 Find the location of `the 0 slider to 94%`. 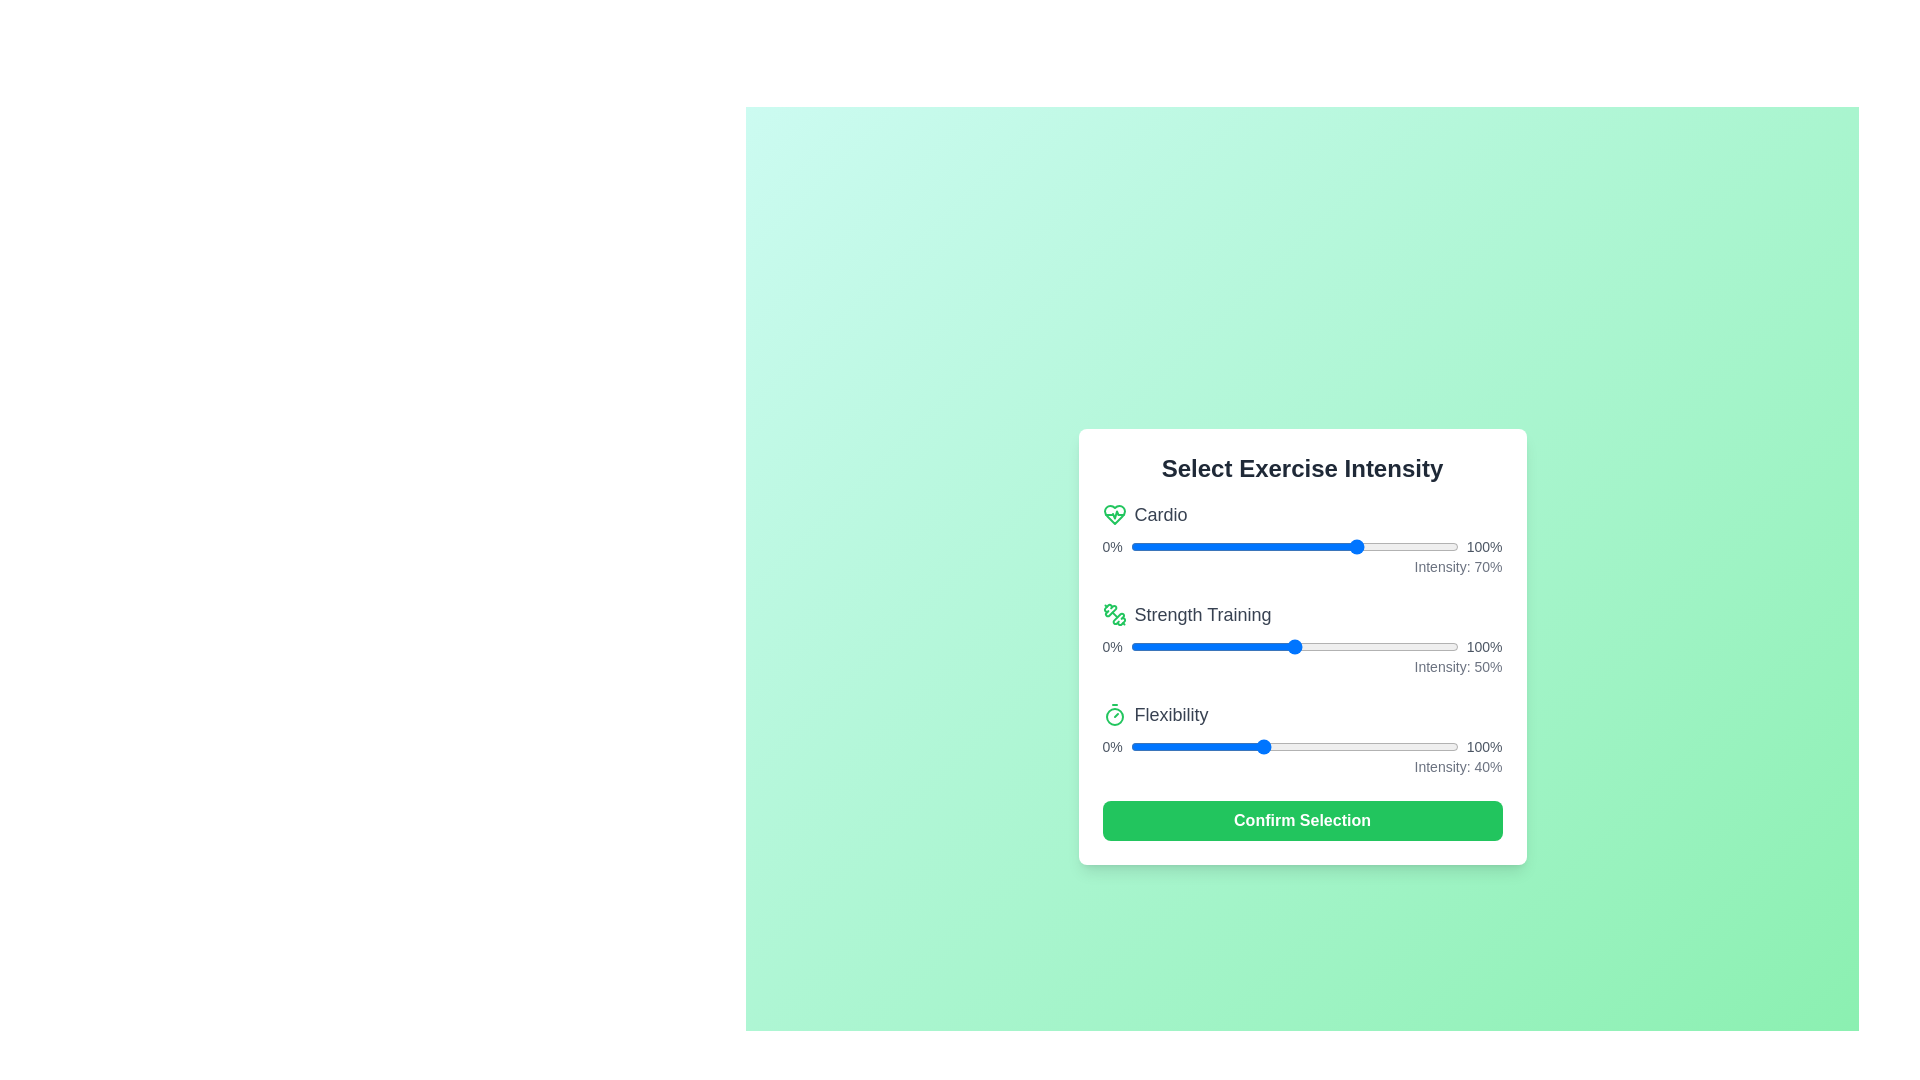

the 0 slider to 94% is located at coordinates (1448, 547).